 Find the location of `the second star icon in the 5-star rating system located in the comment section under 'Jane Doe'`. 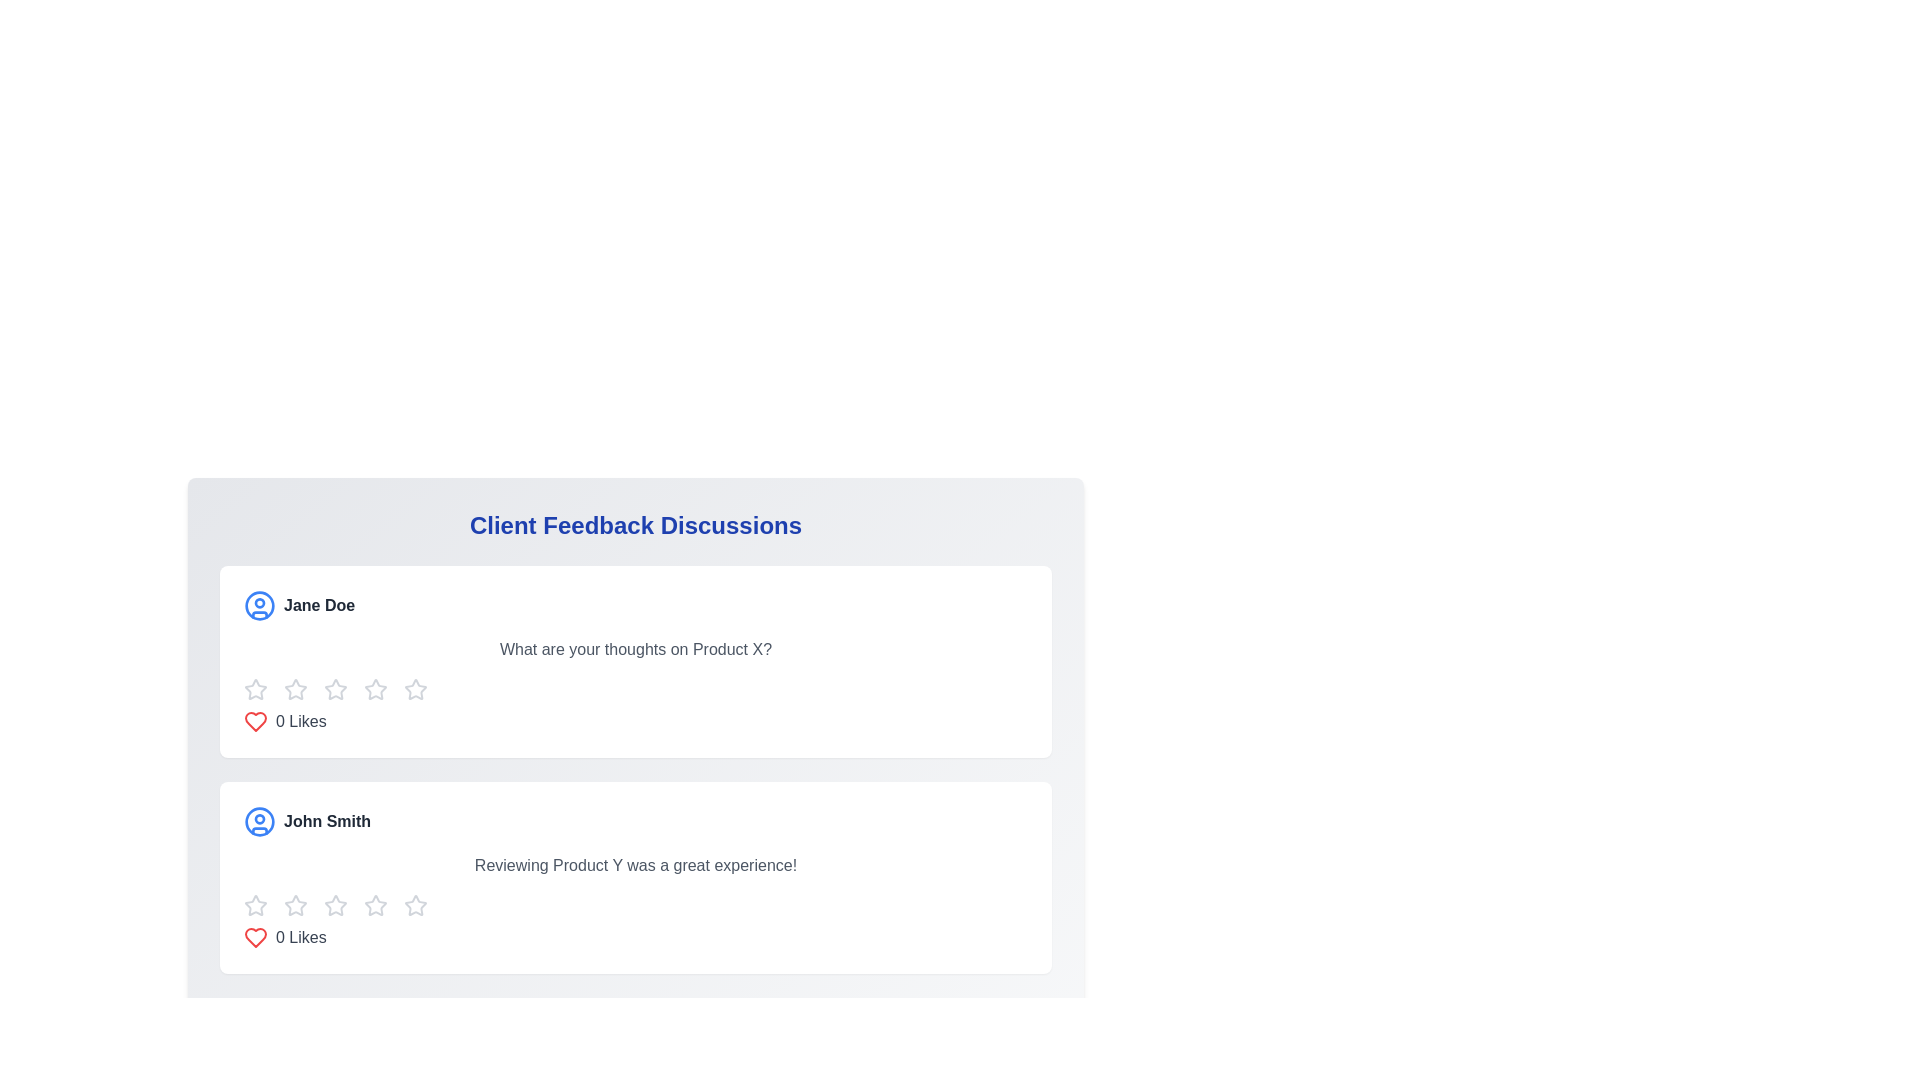

the second star icon in the 5-star rating system located in the comment section under 'Jane Doe' is located at coordinates (295, 689).